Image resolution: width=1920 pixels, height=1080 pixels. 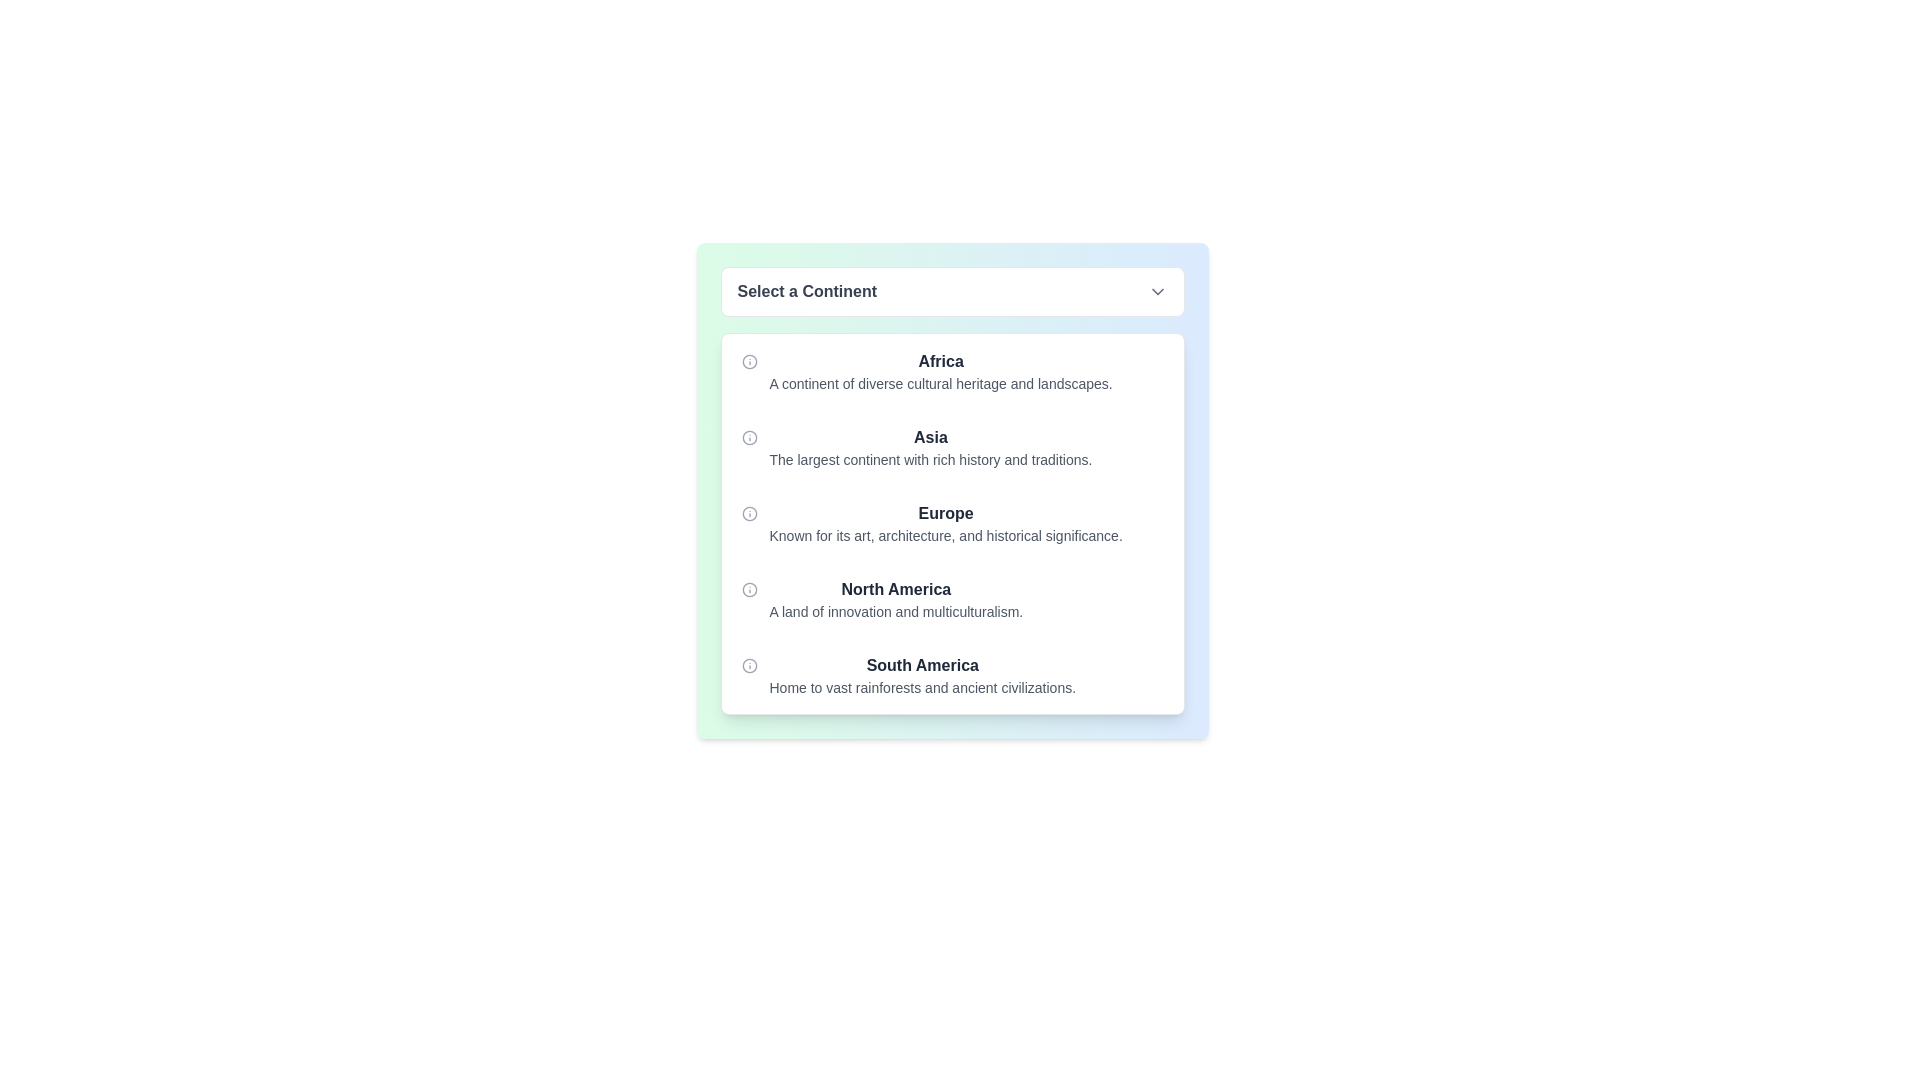 I want to click on the Information Icon located to the left of the bolded text 'South America' in the 'Select a Continent' dropdown, so click(x=748, y=666).